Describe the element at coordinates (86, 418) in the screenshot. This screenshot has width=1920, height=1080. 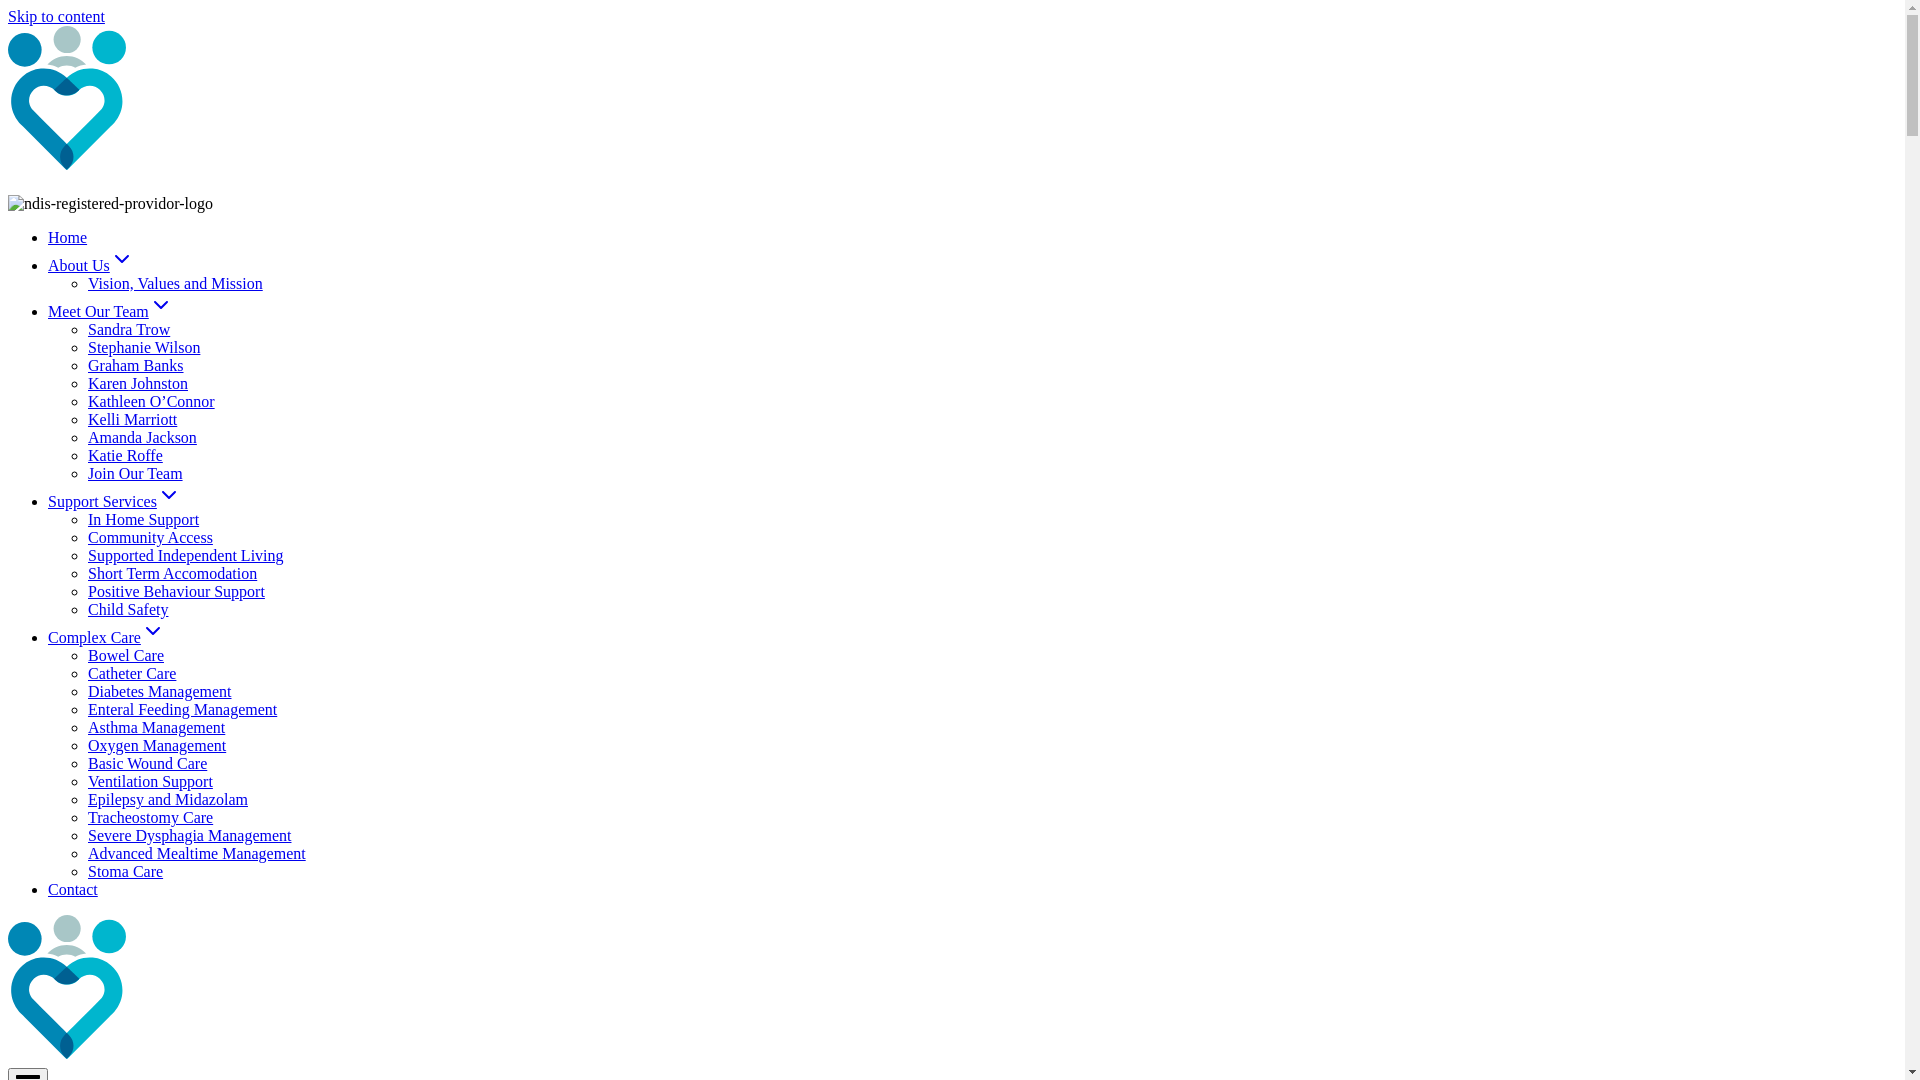
I see `'Kelli Marriott'` at that location.